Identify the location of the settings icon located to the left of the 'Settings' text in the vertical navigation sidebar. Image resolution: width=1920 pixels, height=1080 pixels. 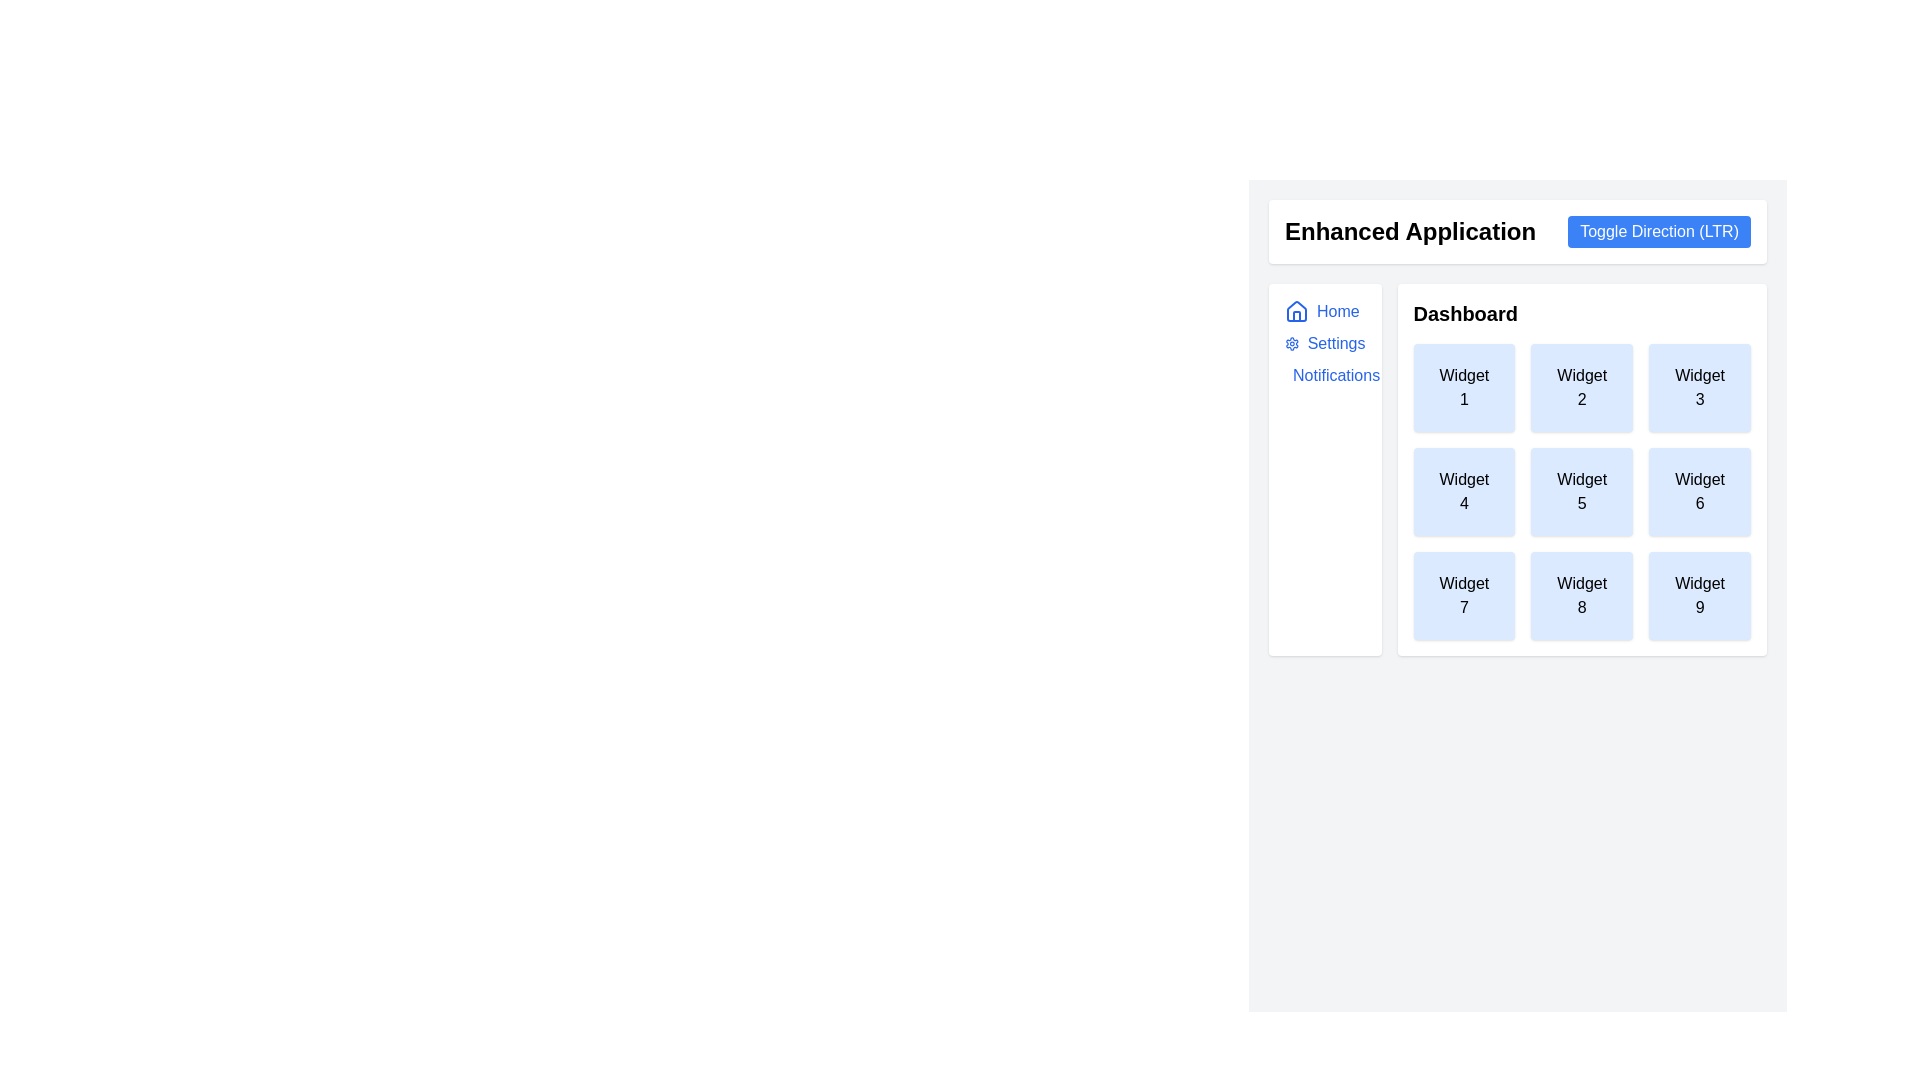
(1292, 342).